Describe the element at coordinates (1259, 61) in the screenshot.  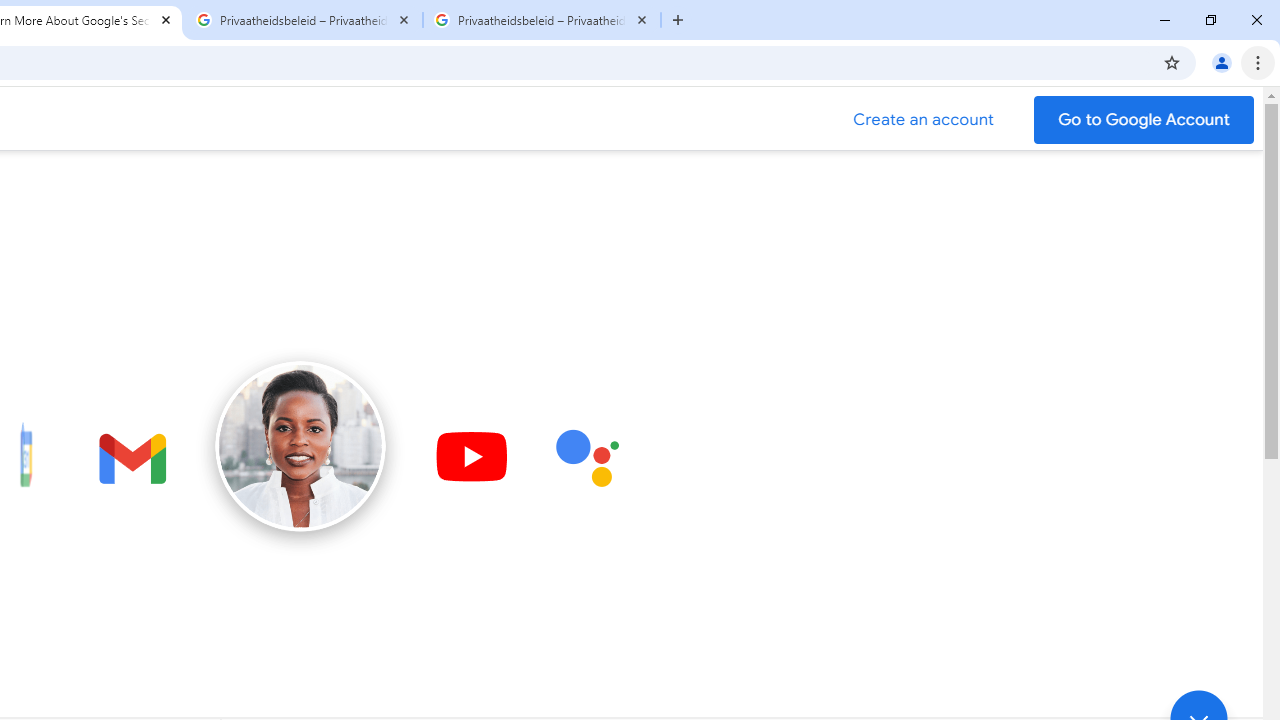
I see `'Chrome'` at that location.